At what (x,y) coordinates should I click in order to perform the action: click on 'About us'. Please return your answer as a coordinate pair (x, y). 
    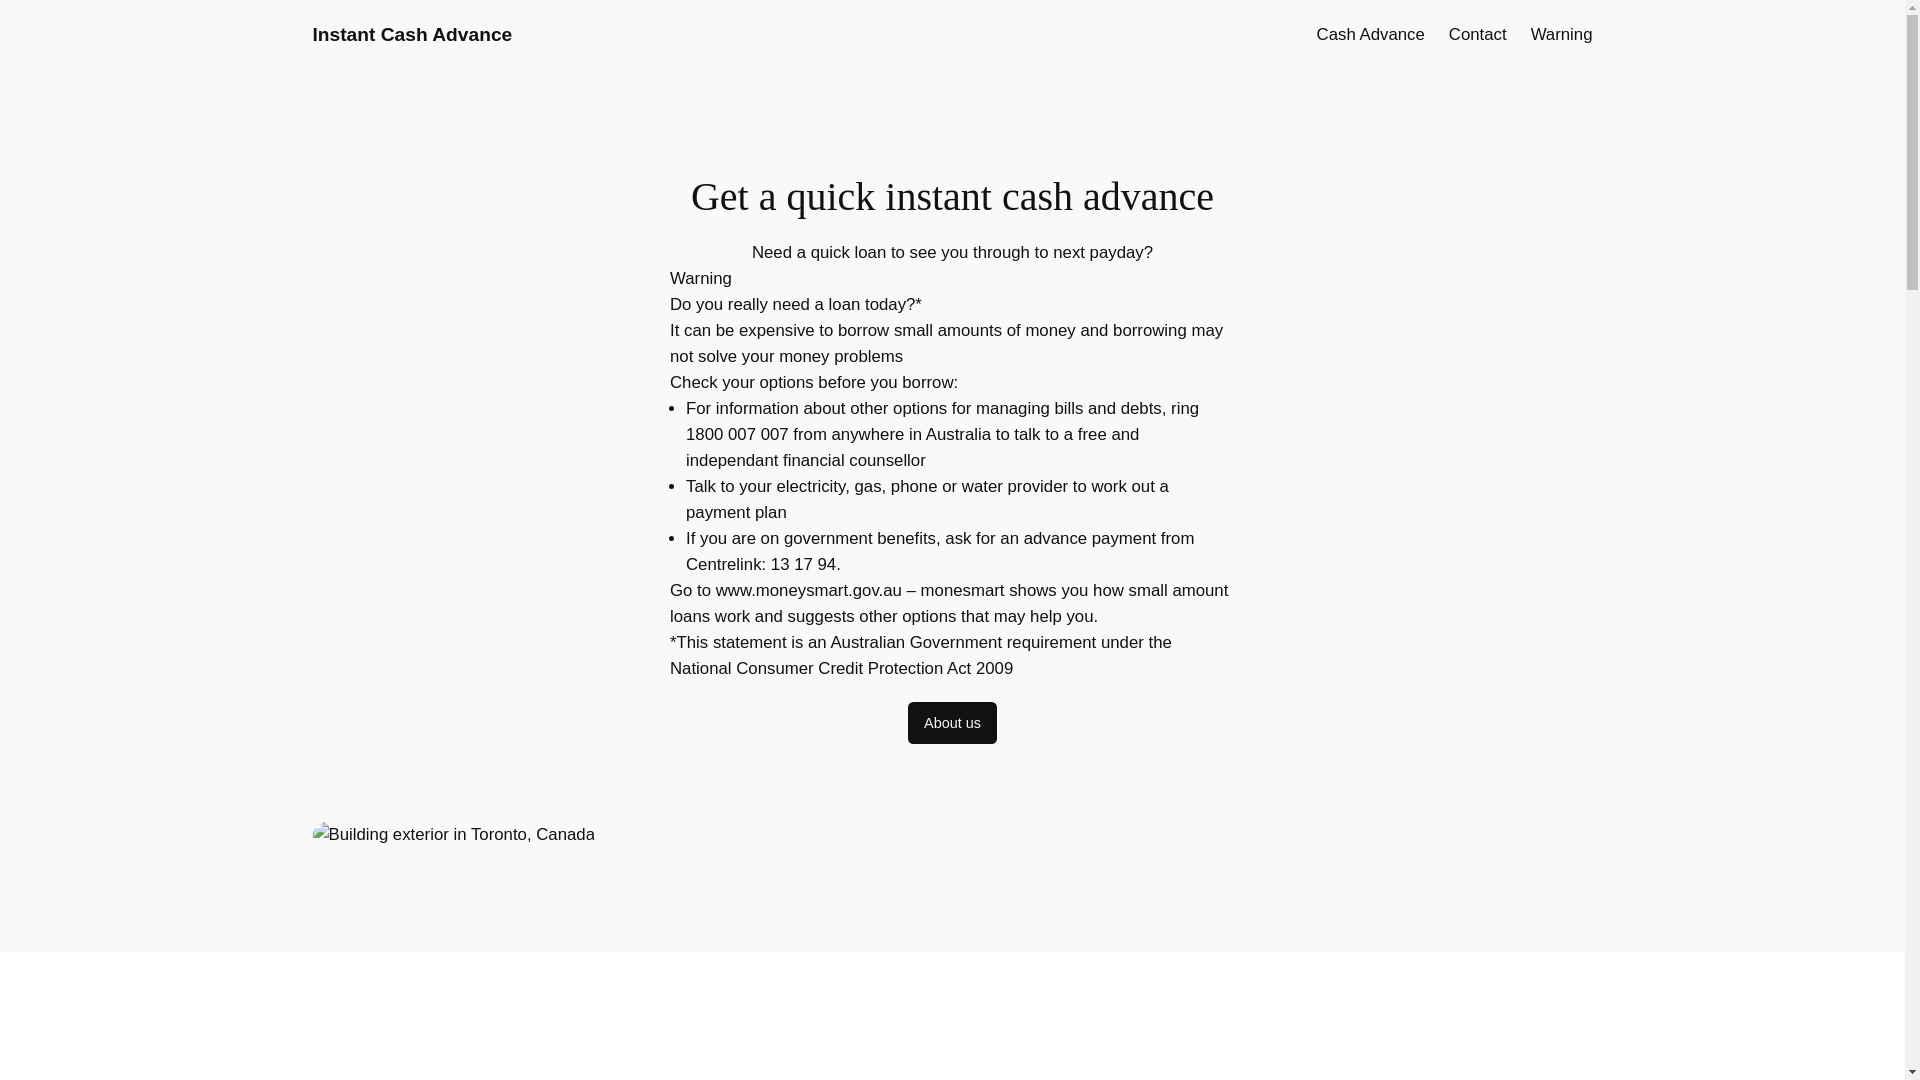
    Looking at the image, I should click on (951, 722).